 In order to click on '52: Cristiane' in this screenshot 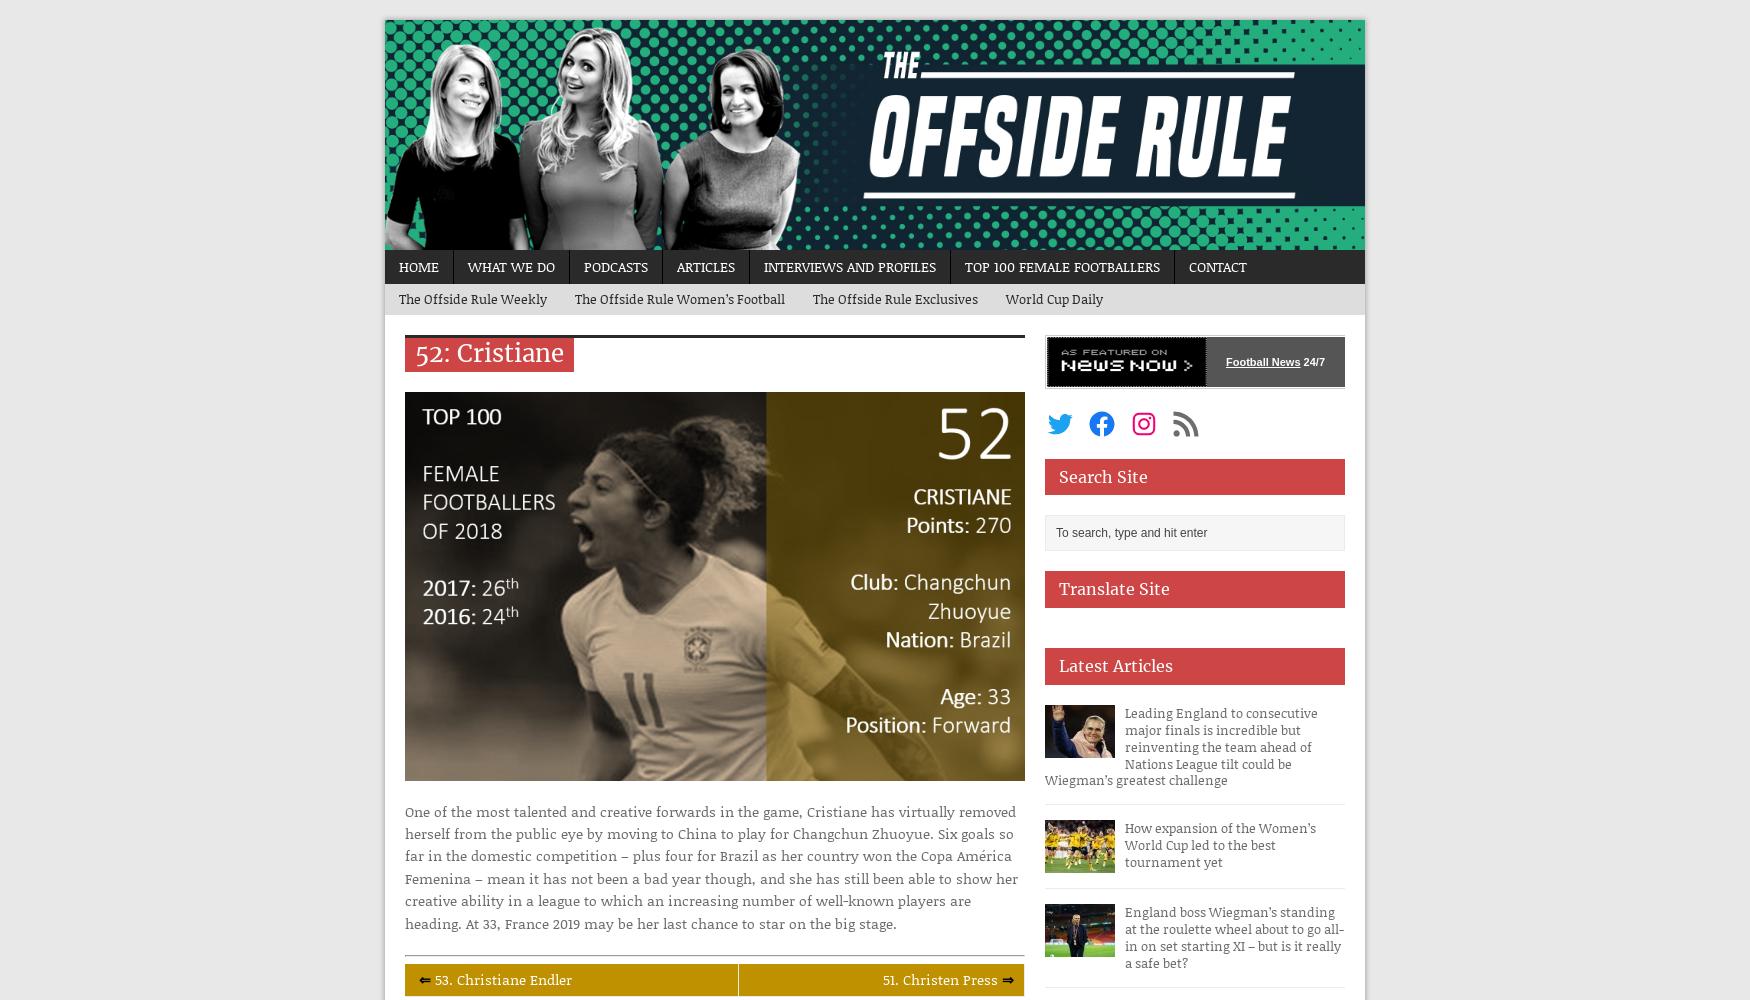, I will do `click(413, 351)`.